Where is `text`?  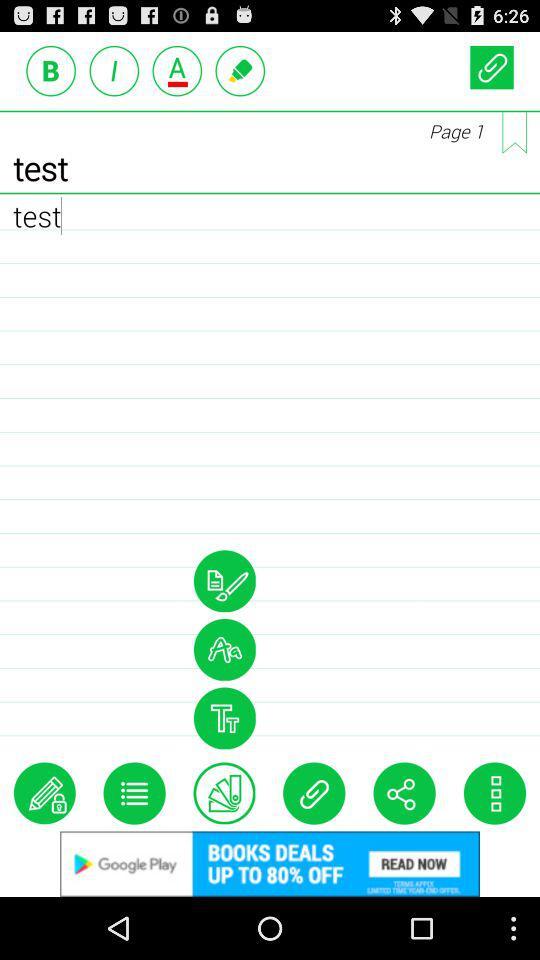 text is located at coordinates (223, 793).